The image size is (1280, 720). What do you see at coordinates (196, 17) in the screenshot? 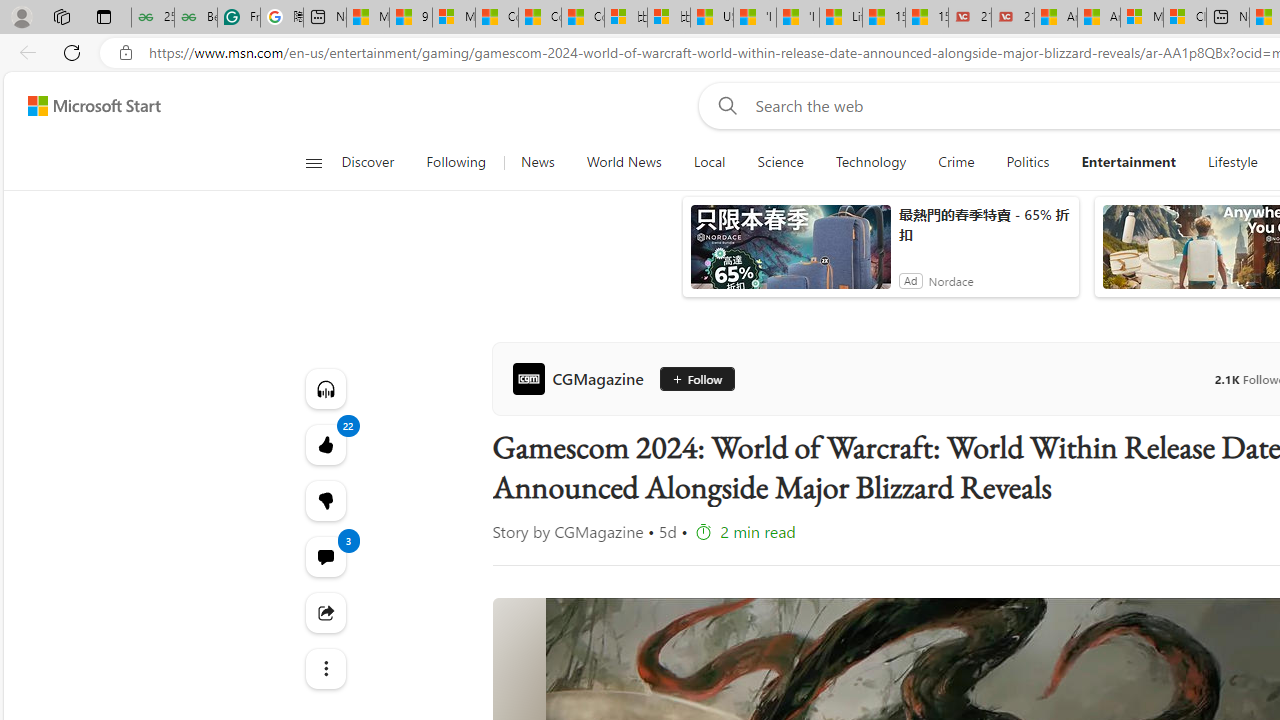
I see `'Best SSL Certificates Provider in India - GeeksforGeeks'` at bounding box center [196, 17].